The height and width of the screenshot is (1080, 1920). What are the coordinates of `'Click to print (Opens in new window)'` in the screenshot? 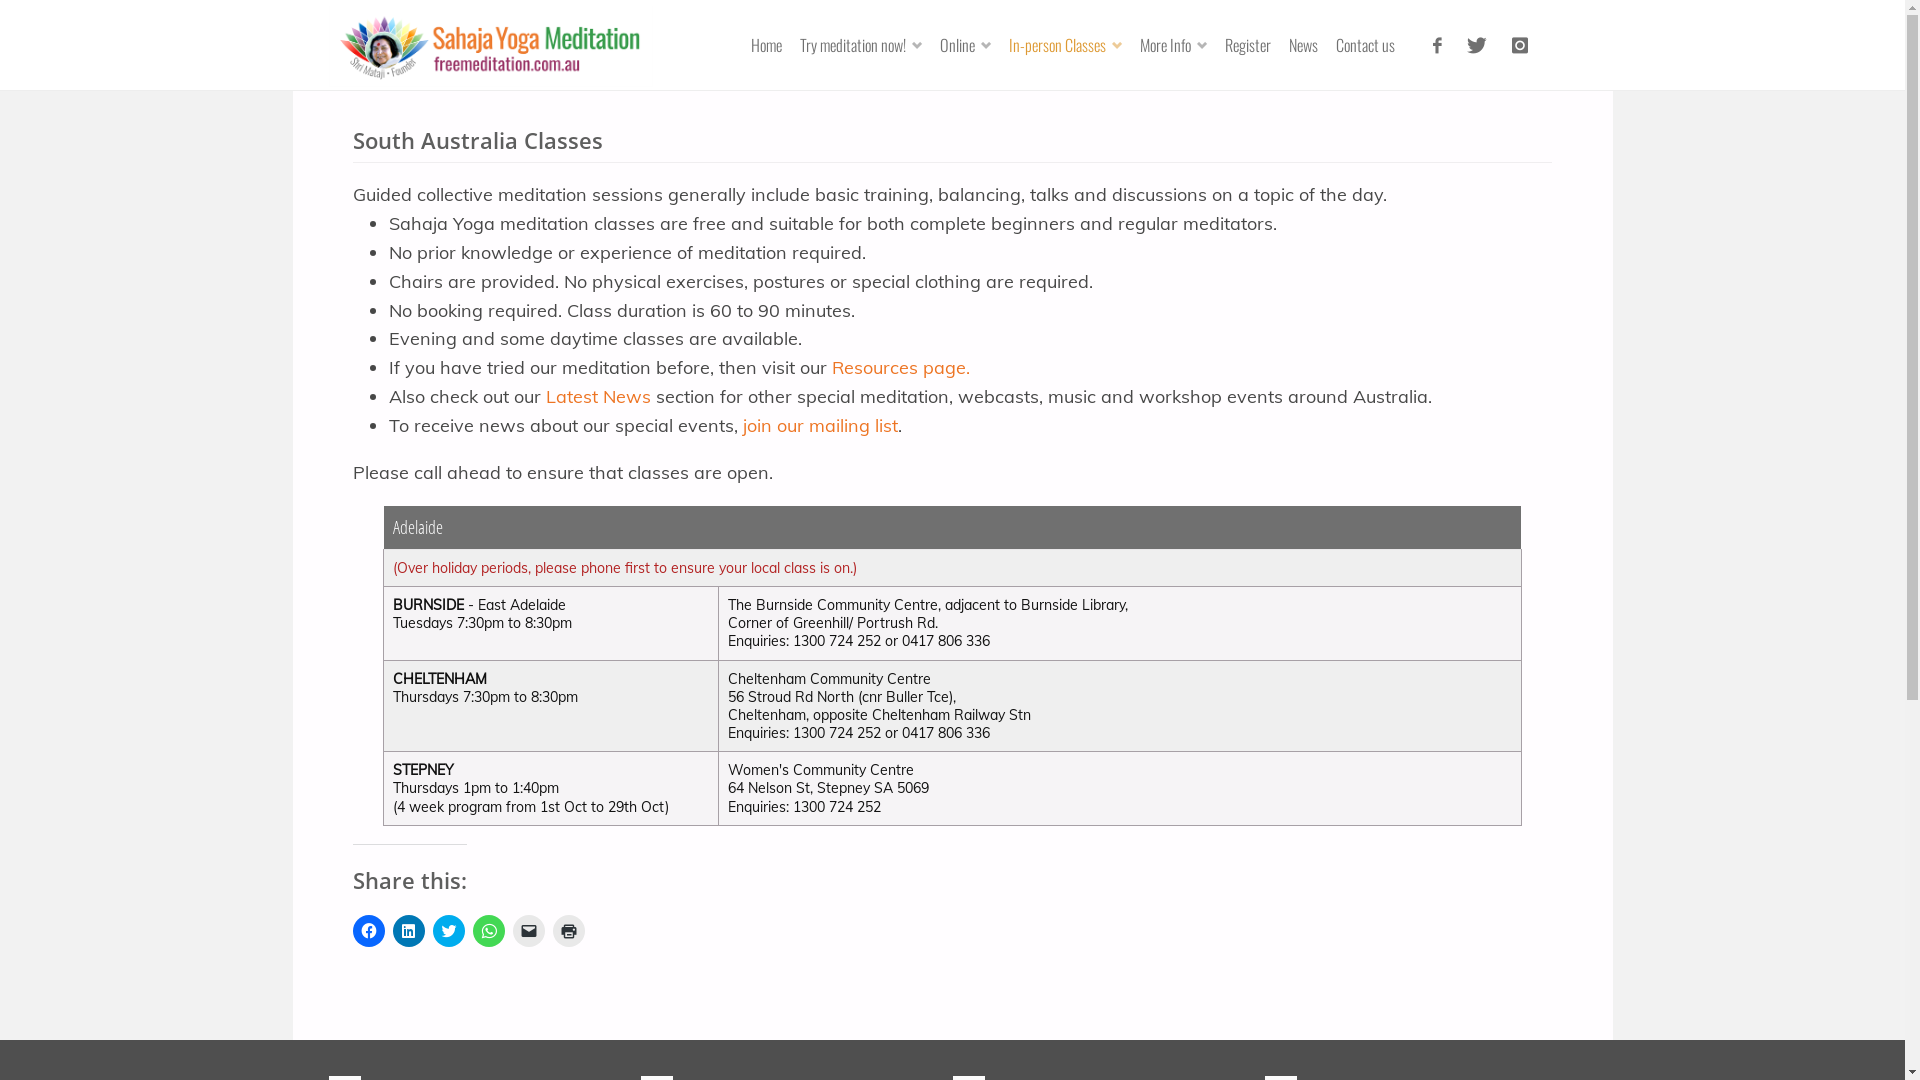 It's located at (568, 930).